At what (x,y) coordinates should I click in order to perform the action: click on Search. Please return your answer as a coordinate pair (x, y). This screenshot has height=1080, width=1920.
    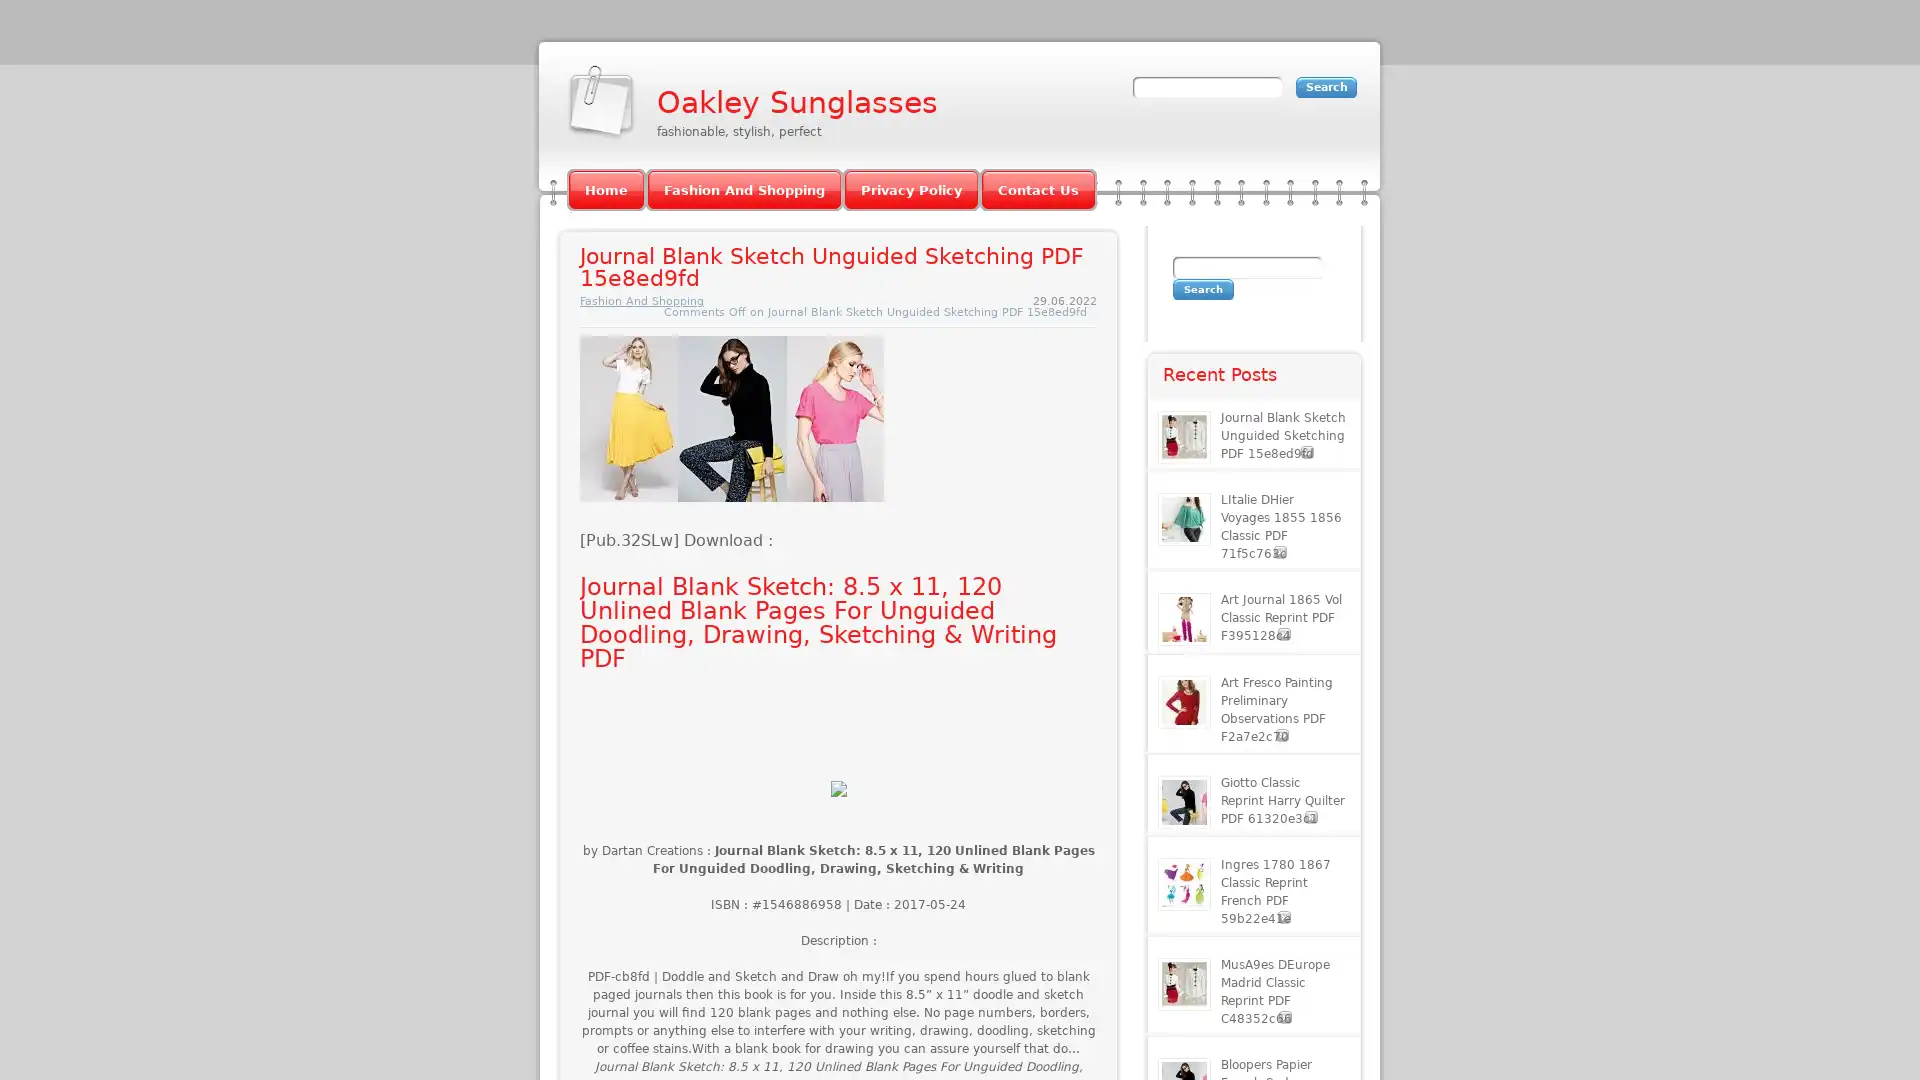
    Looking at the image, I should click on (1326, 86).